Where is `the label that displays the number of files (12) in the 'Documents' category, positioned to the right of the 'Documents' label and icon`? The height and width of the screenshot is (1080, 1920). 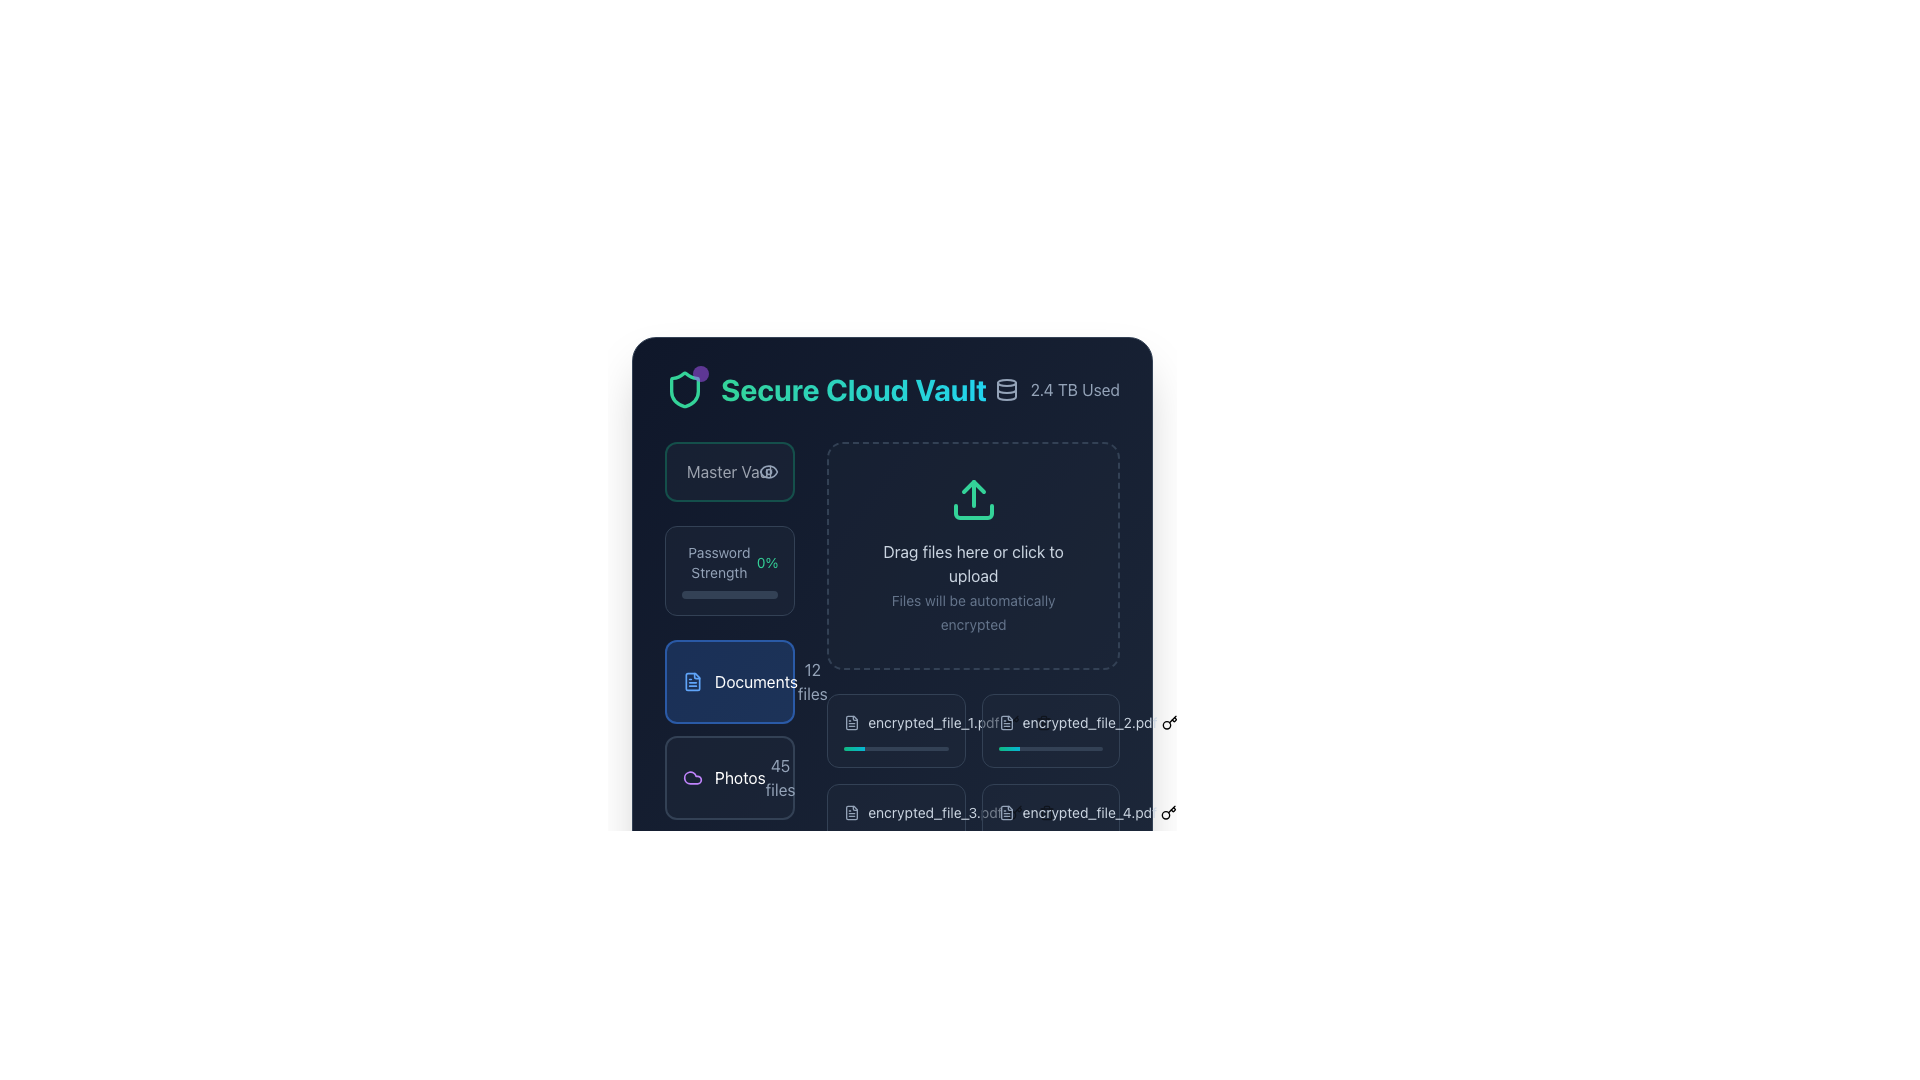
the label that displays the number of files (12) in the 'Documents' category, positioned to the right of the 'Documents' label and icon is located at coordinates (812, 681).